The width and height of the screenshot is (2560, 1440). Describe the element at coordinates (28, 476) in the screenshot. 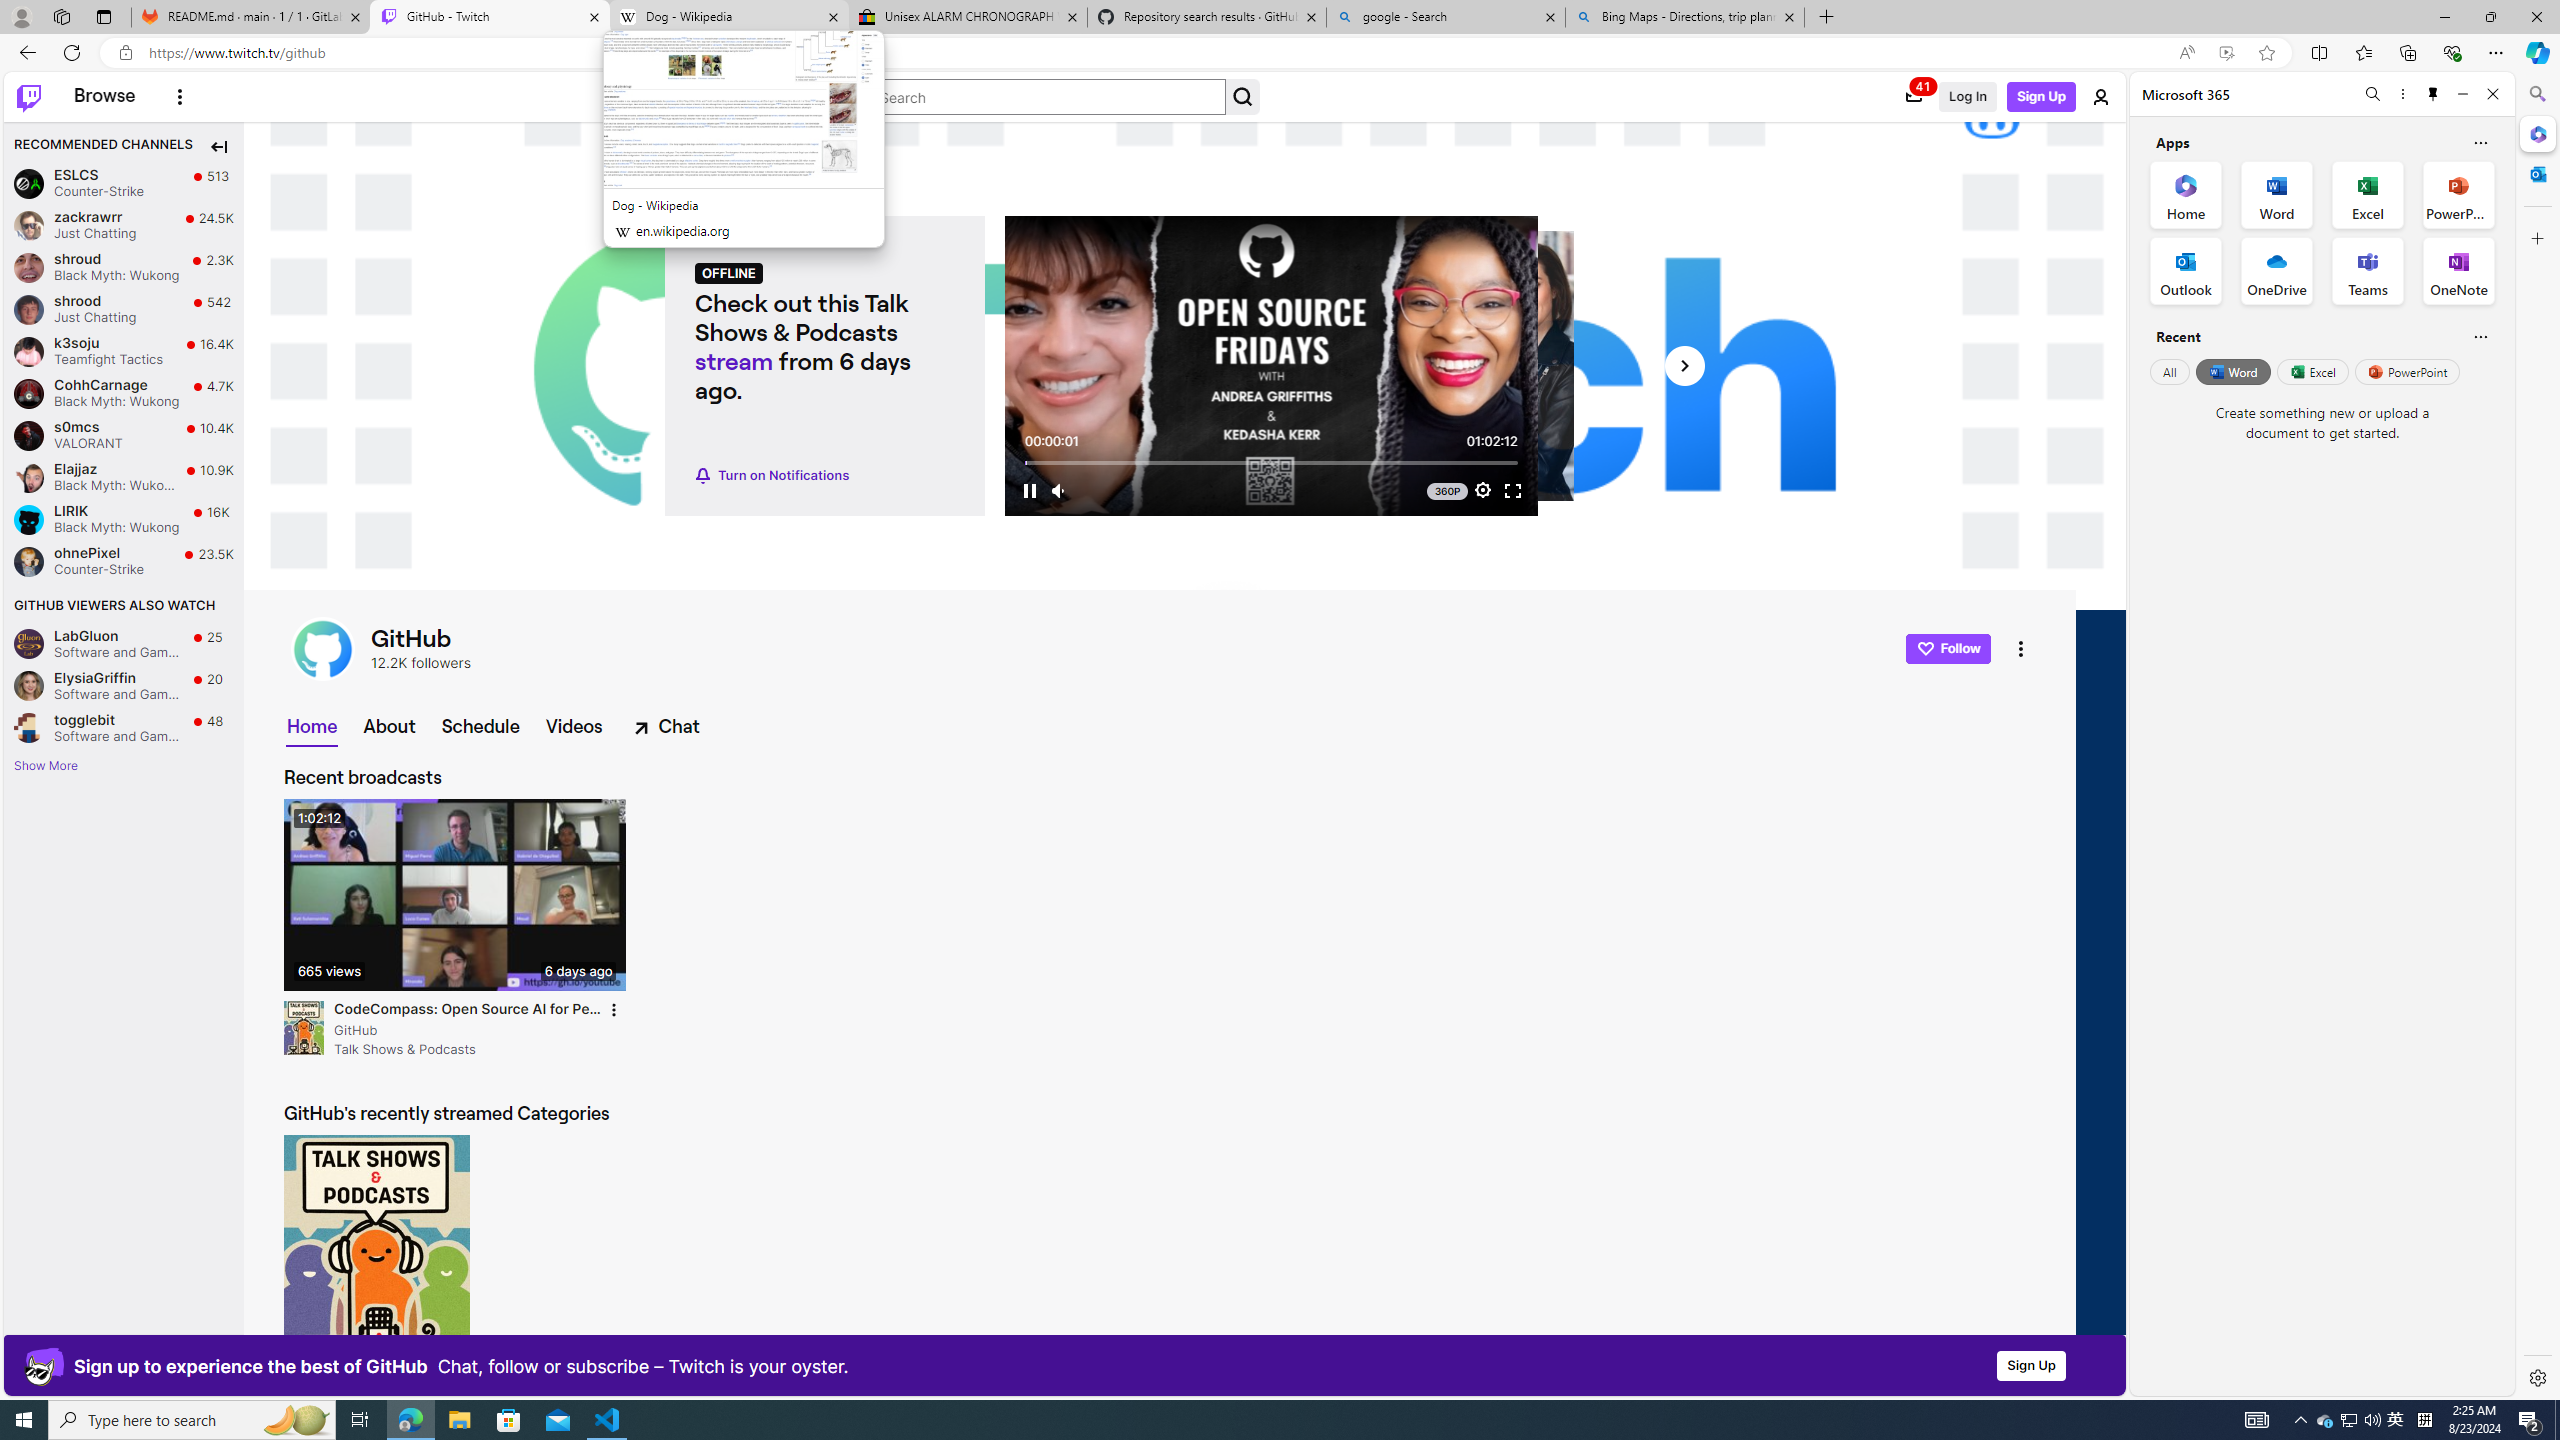

I see `'Elajjaz'` at that location.